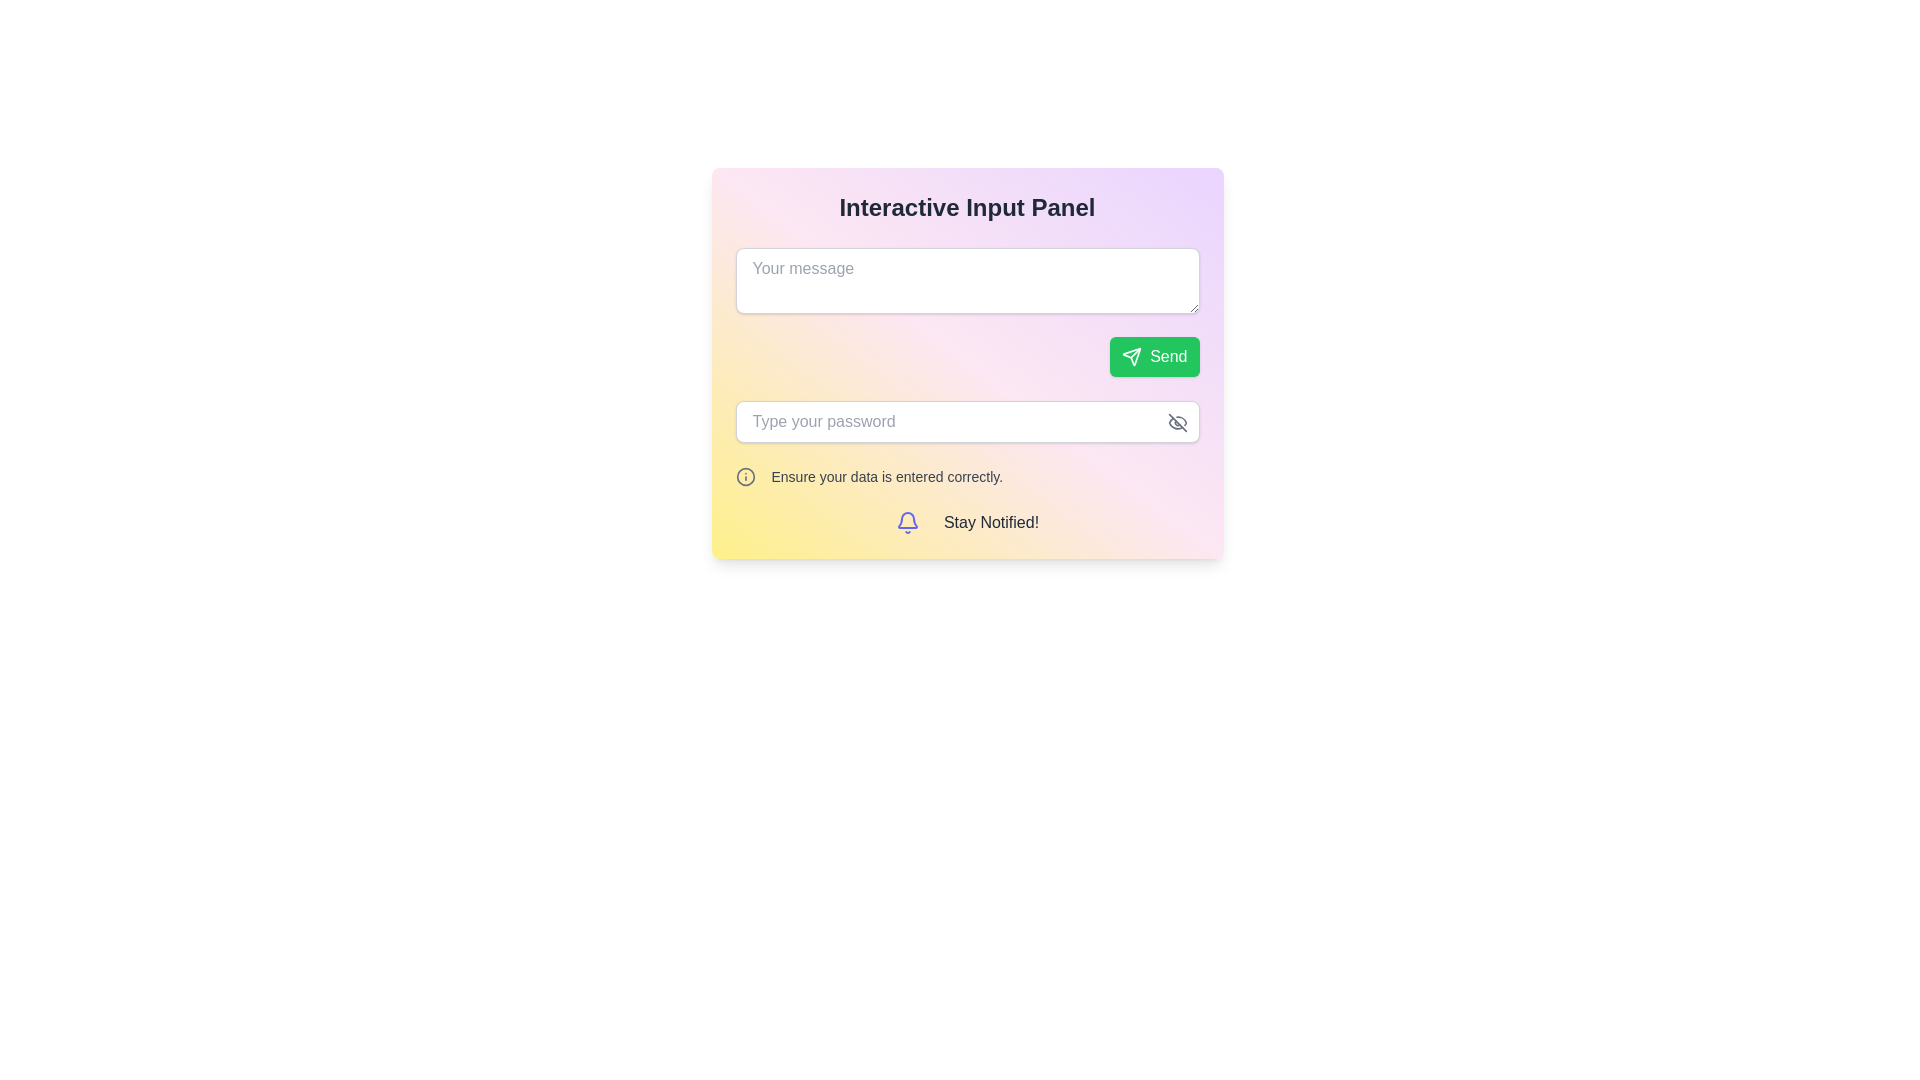  What do you see at coordinates (1168, 356) in the screenshot?
I see `the 'Send' button, which displays the text in a sans-serif font and white color against a green background, located to the right of the 'Your message' text input field` at bounding box center [1168, 356].